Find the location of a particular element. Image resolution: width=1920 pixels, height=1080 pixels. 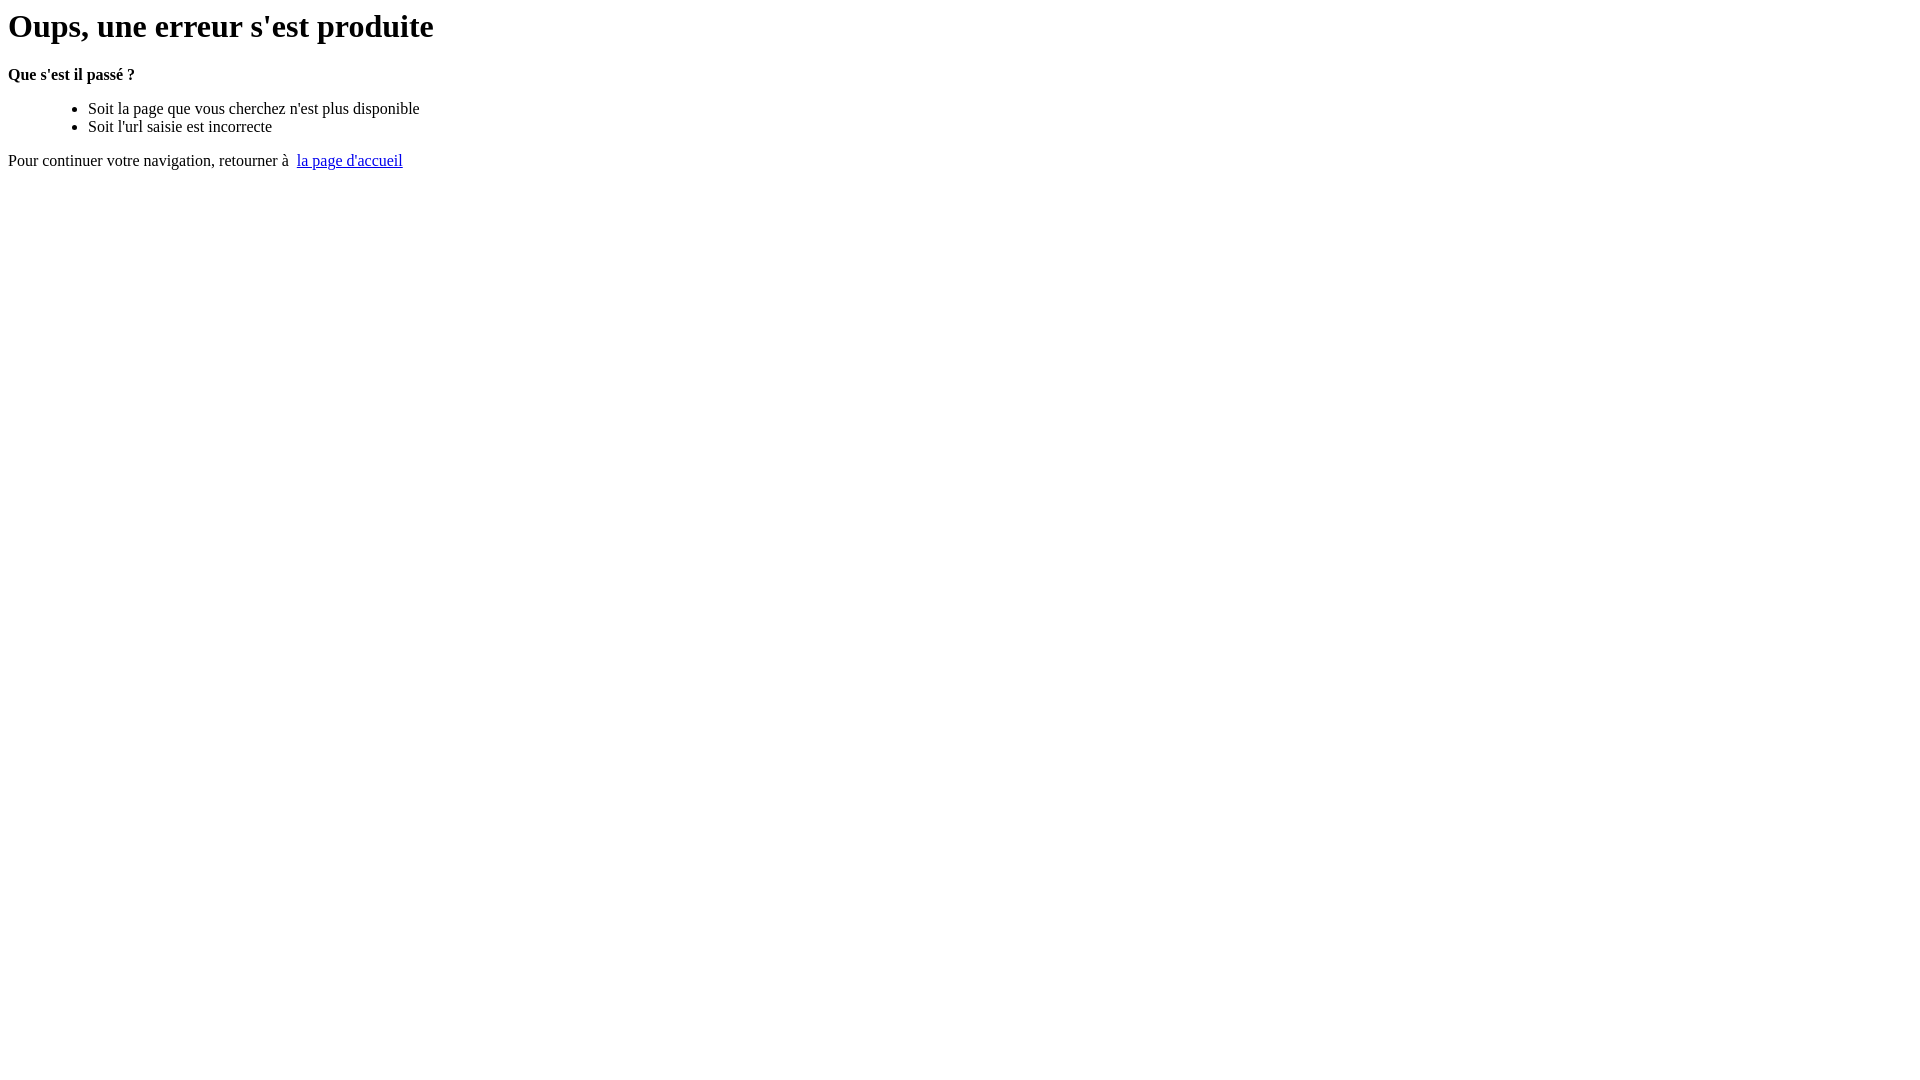

'la page d'accueil' is located at coordinates (350, 159).